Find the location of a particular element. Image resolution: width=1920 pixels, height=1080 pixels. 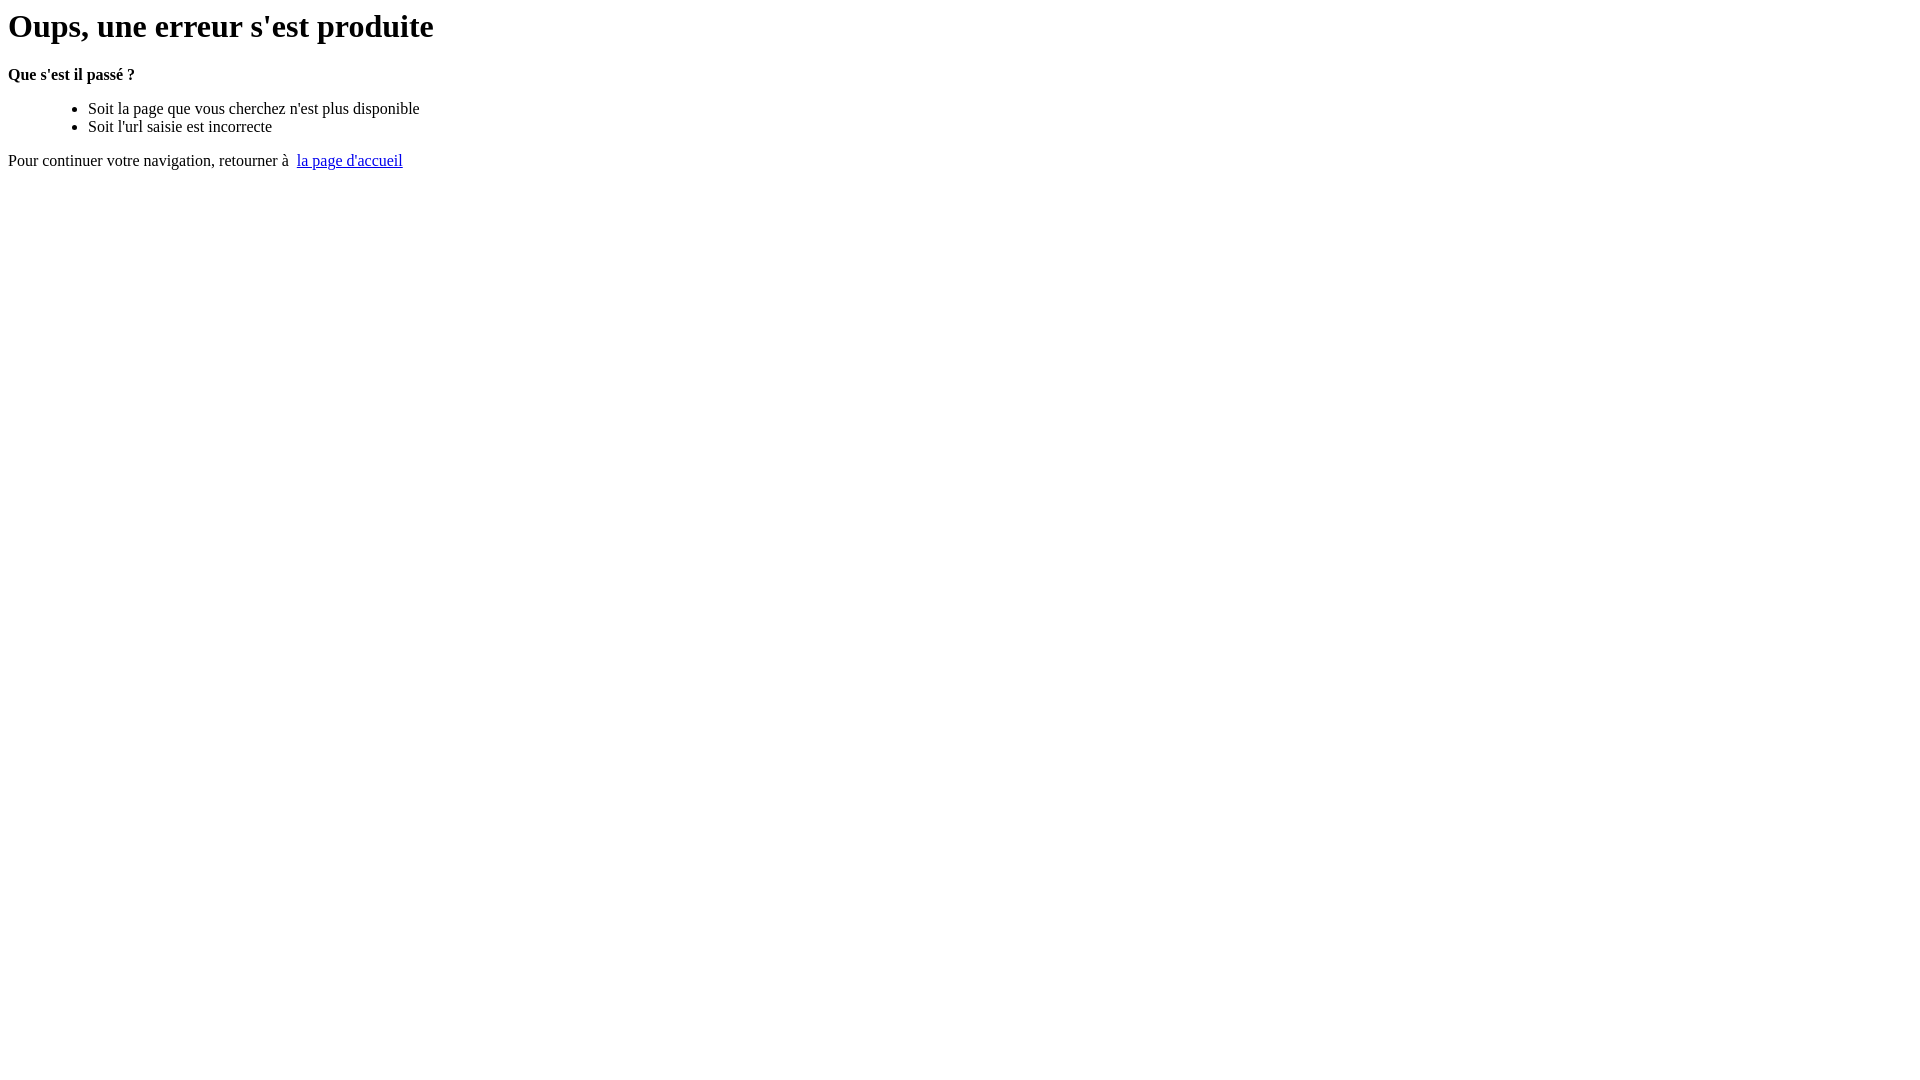

'la page d'accueil' is located at coordinates (350, 159).